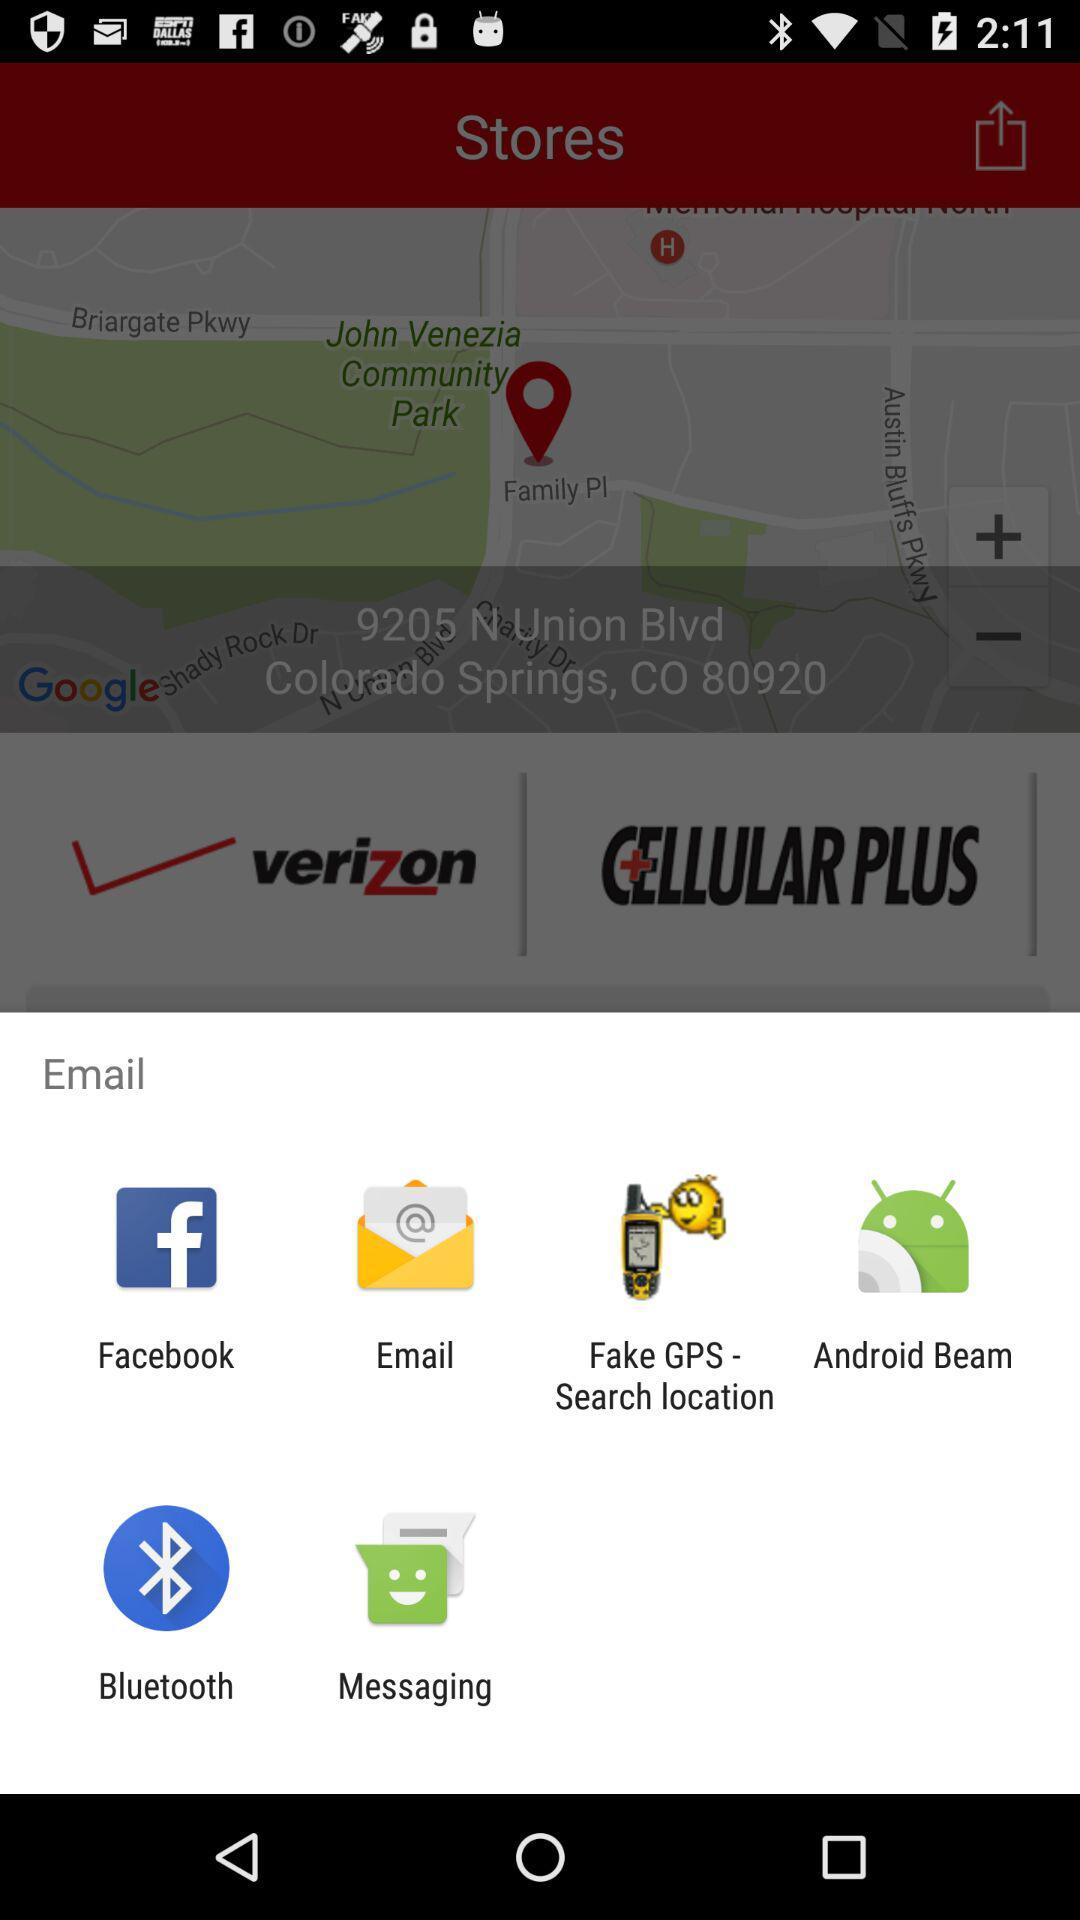  What do you see at coordinates (165, 1705) in the screenshot?
I see `icon to the left of messaging item` at bounding box center [165, 1705].